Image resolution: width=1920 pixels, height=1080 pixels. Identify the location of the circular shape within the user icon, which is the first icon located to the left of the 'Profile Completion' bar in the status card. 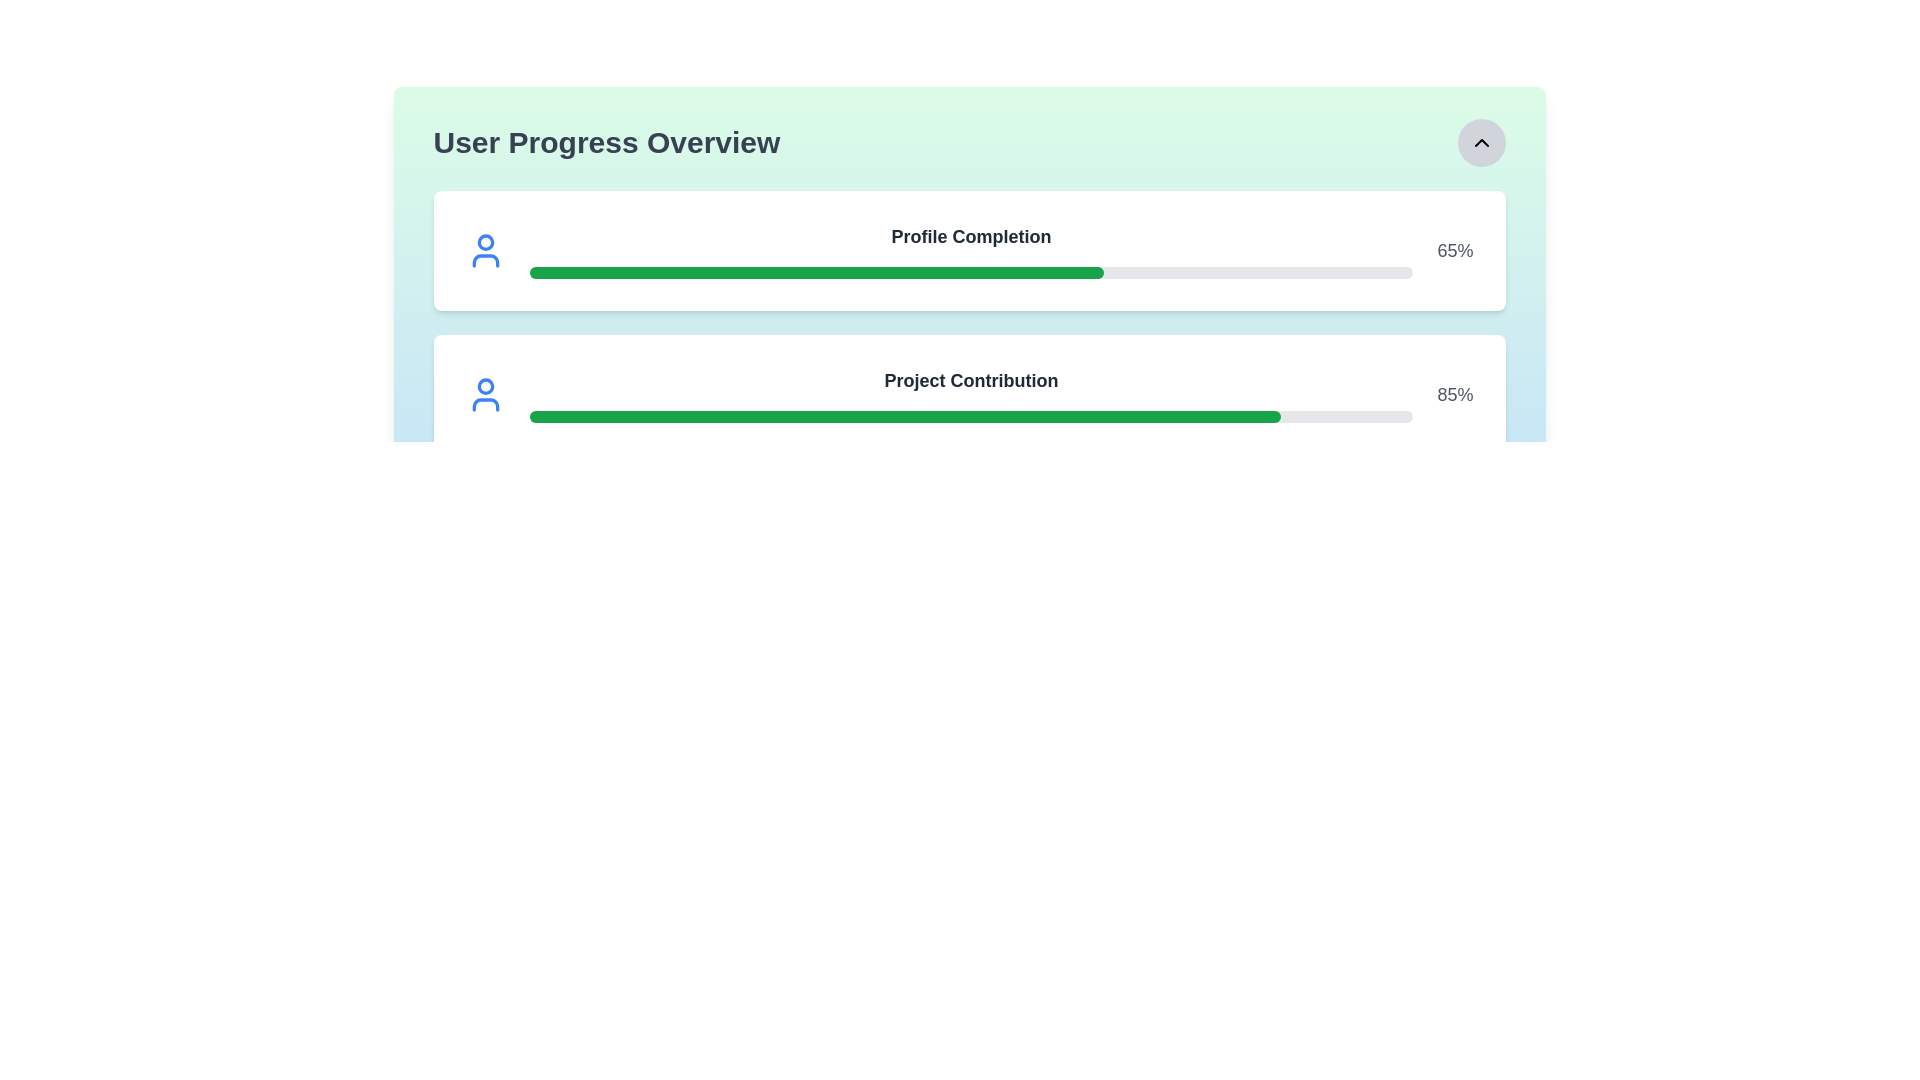
(485, 241).